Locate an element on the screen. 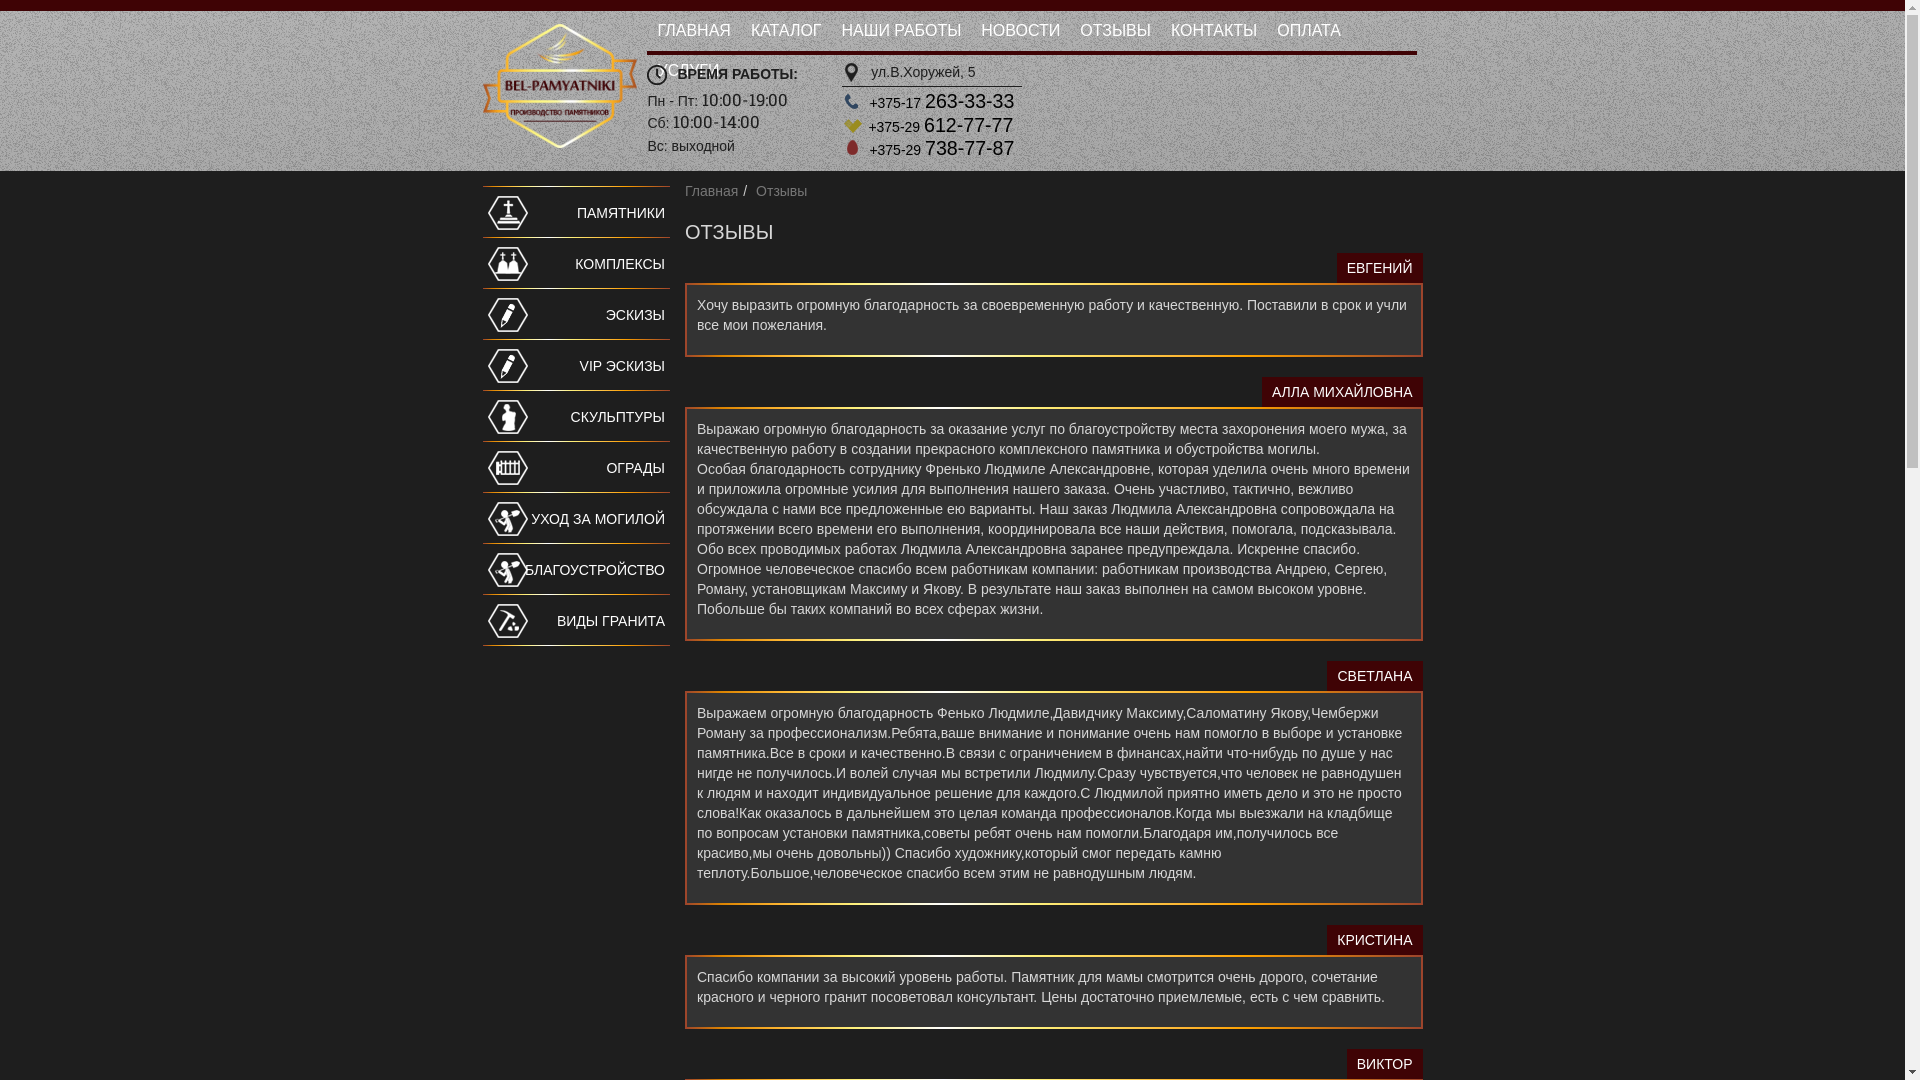 The image size is (1920, 1080). '+375-29 612-77-77' is located at coordinates (868, 126).